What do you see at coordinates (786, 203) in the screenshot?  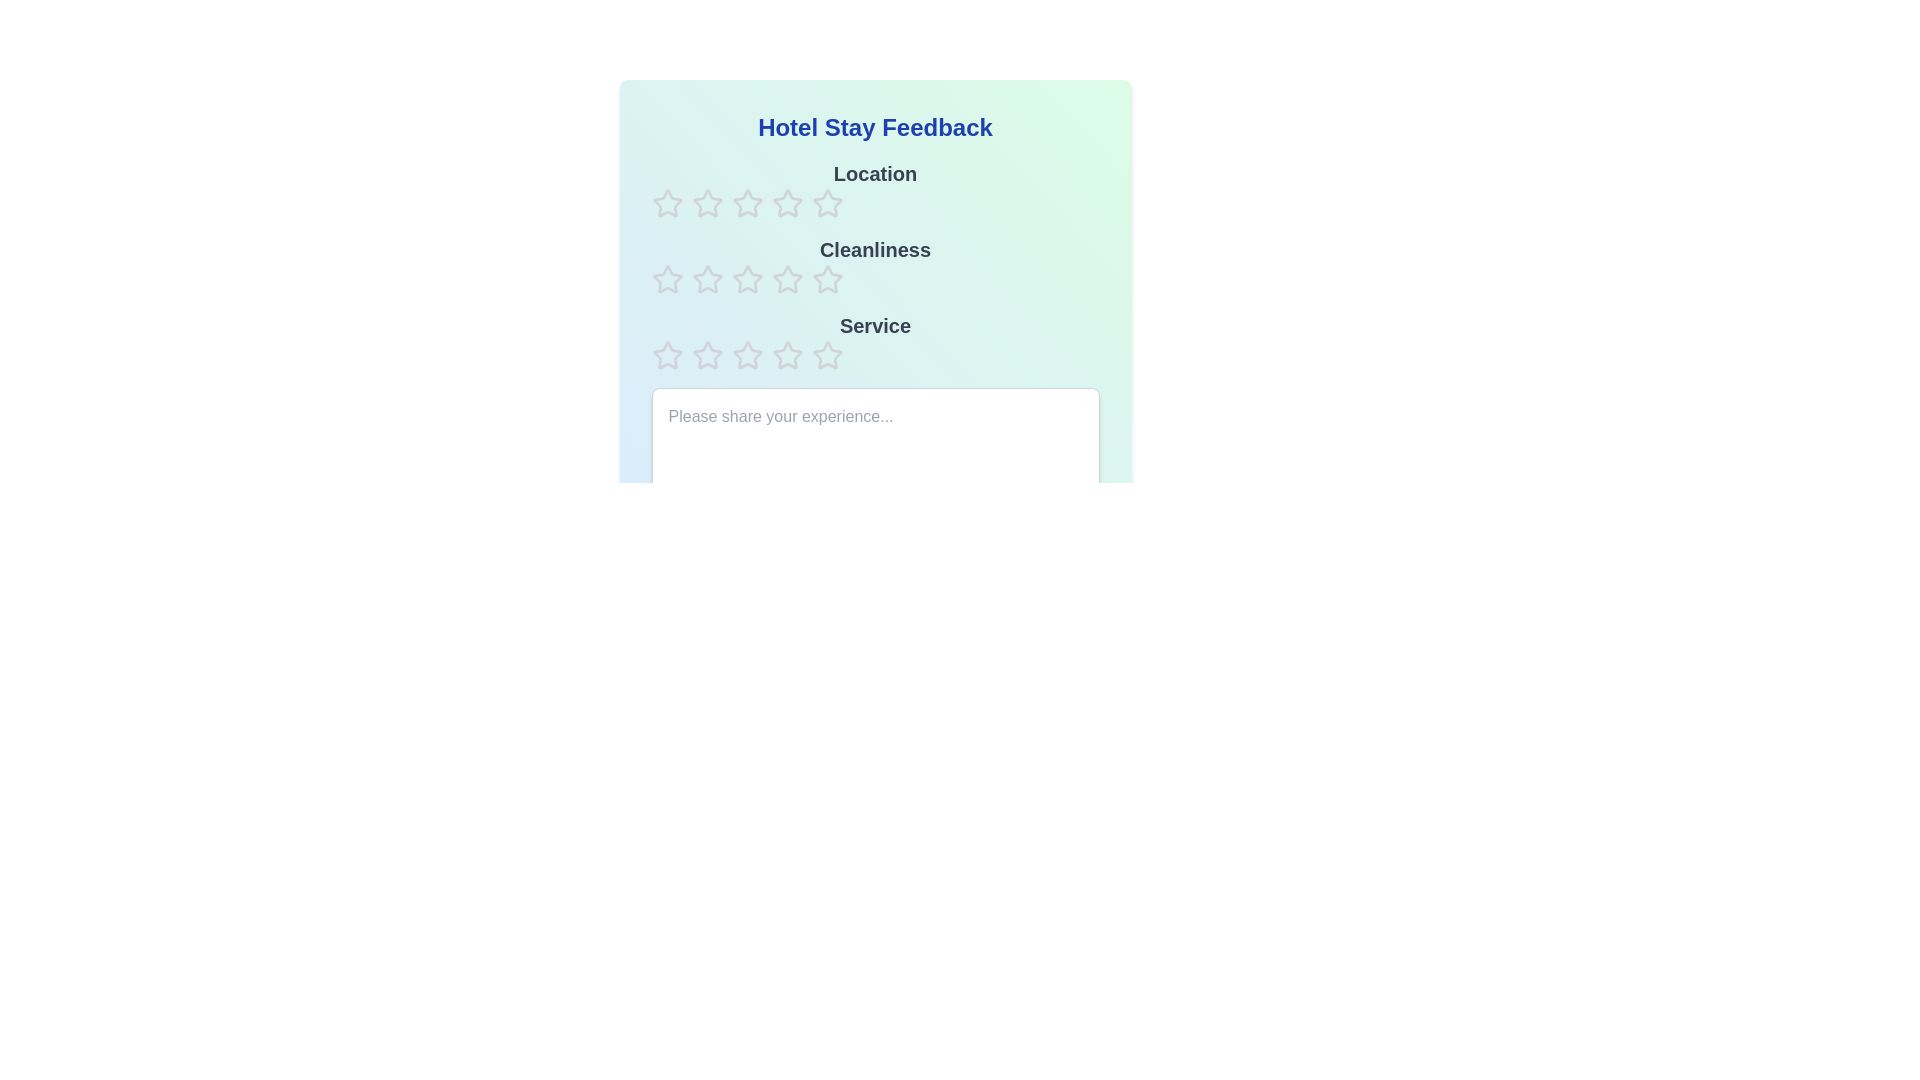 I see `the second rating star` at bounding box center [786, 203].